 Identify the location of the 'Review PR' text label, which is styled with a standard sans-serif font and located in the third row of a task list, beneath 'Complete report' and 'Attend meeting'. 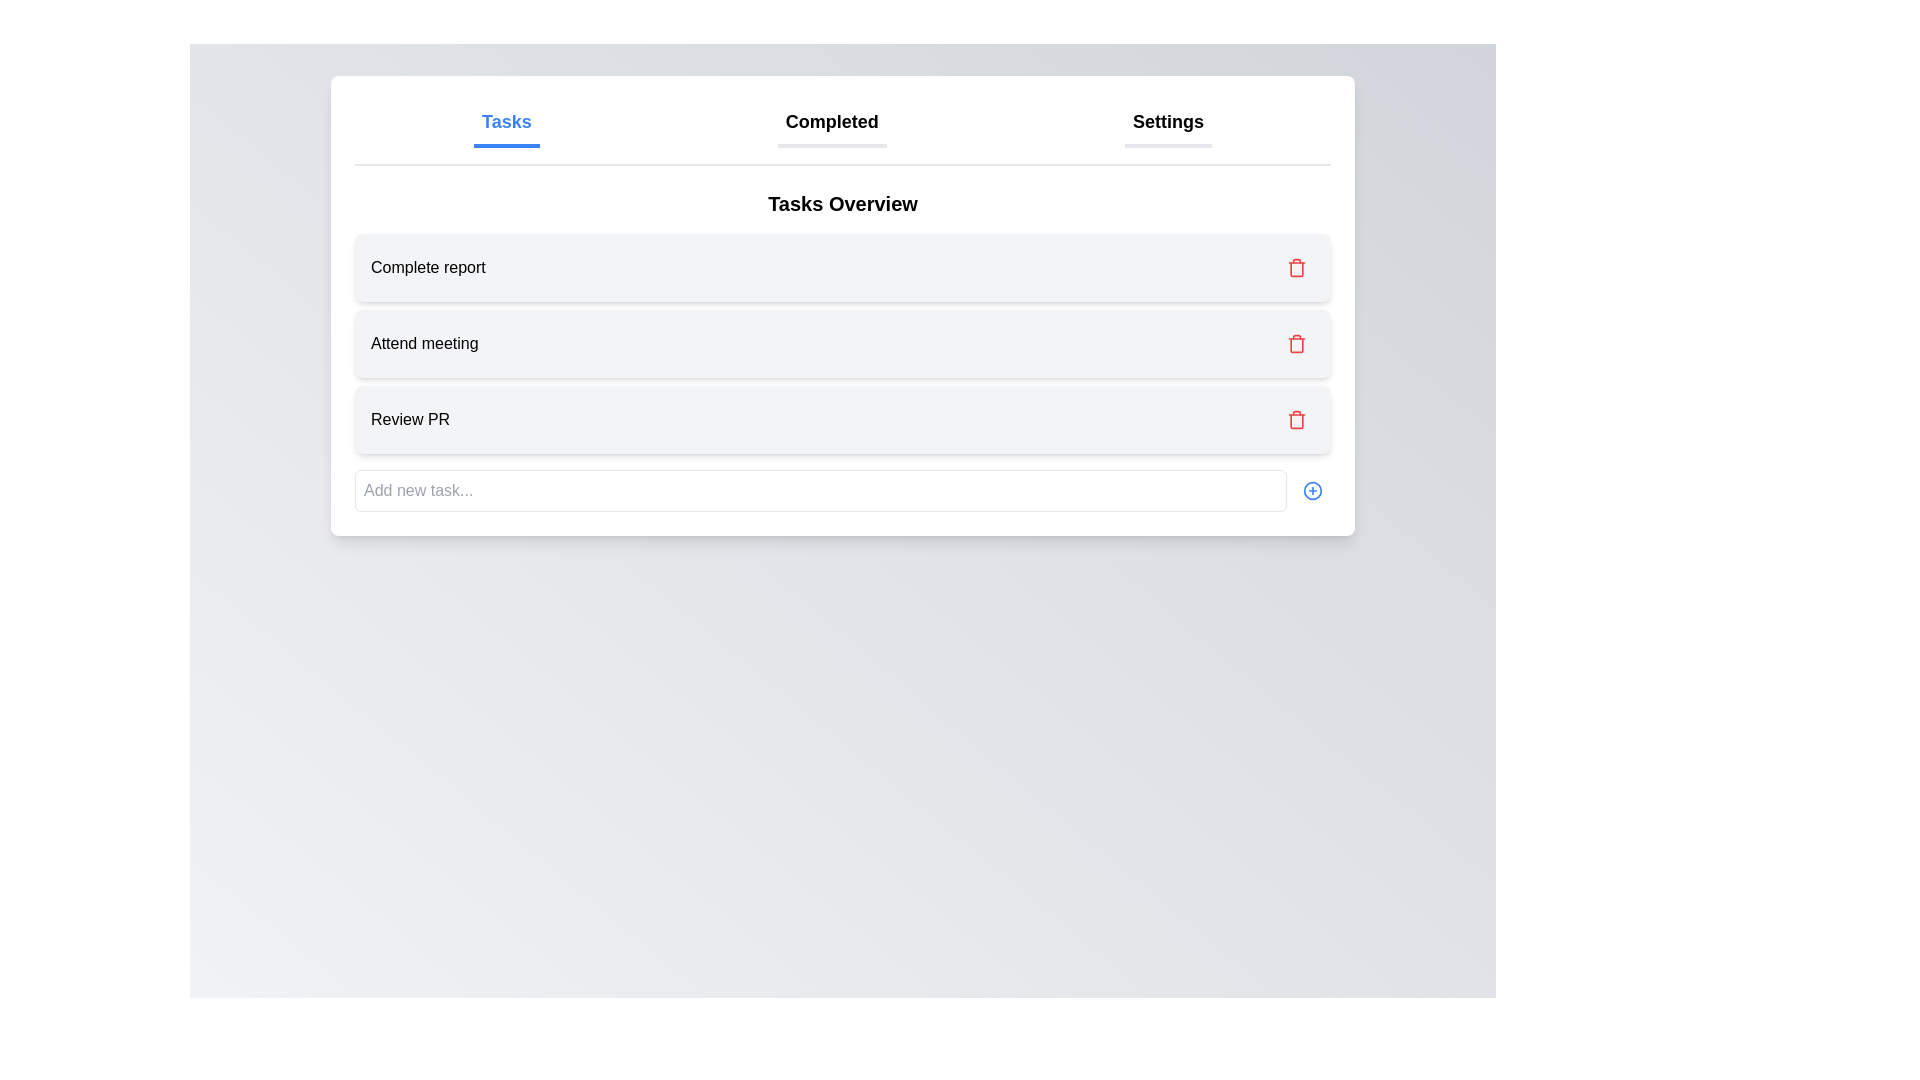
(409, 419).